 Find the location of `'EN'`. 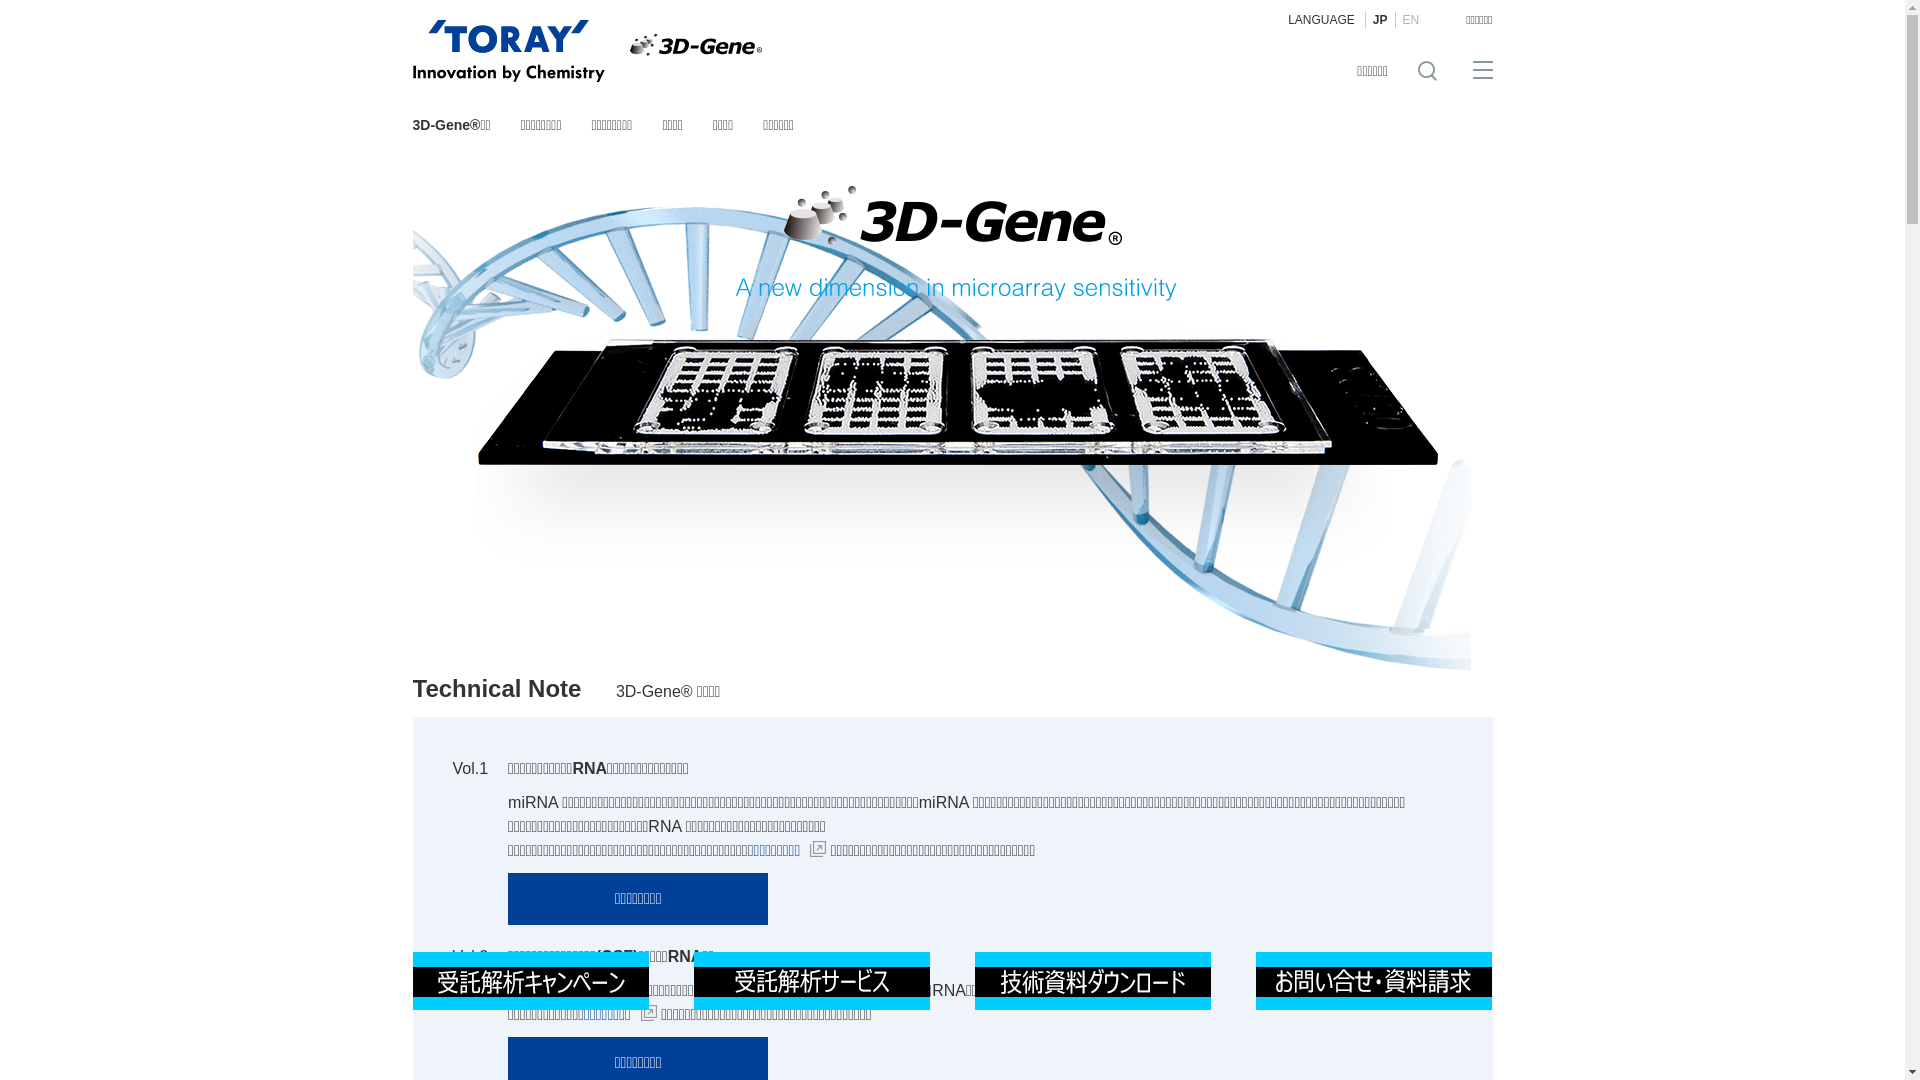

'EN' is located at coordinates (1394, 19).